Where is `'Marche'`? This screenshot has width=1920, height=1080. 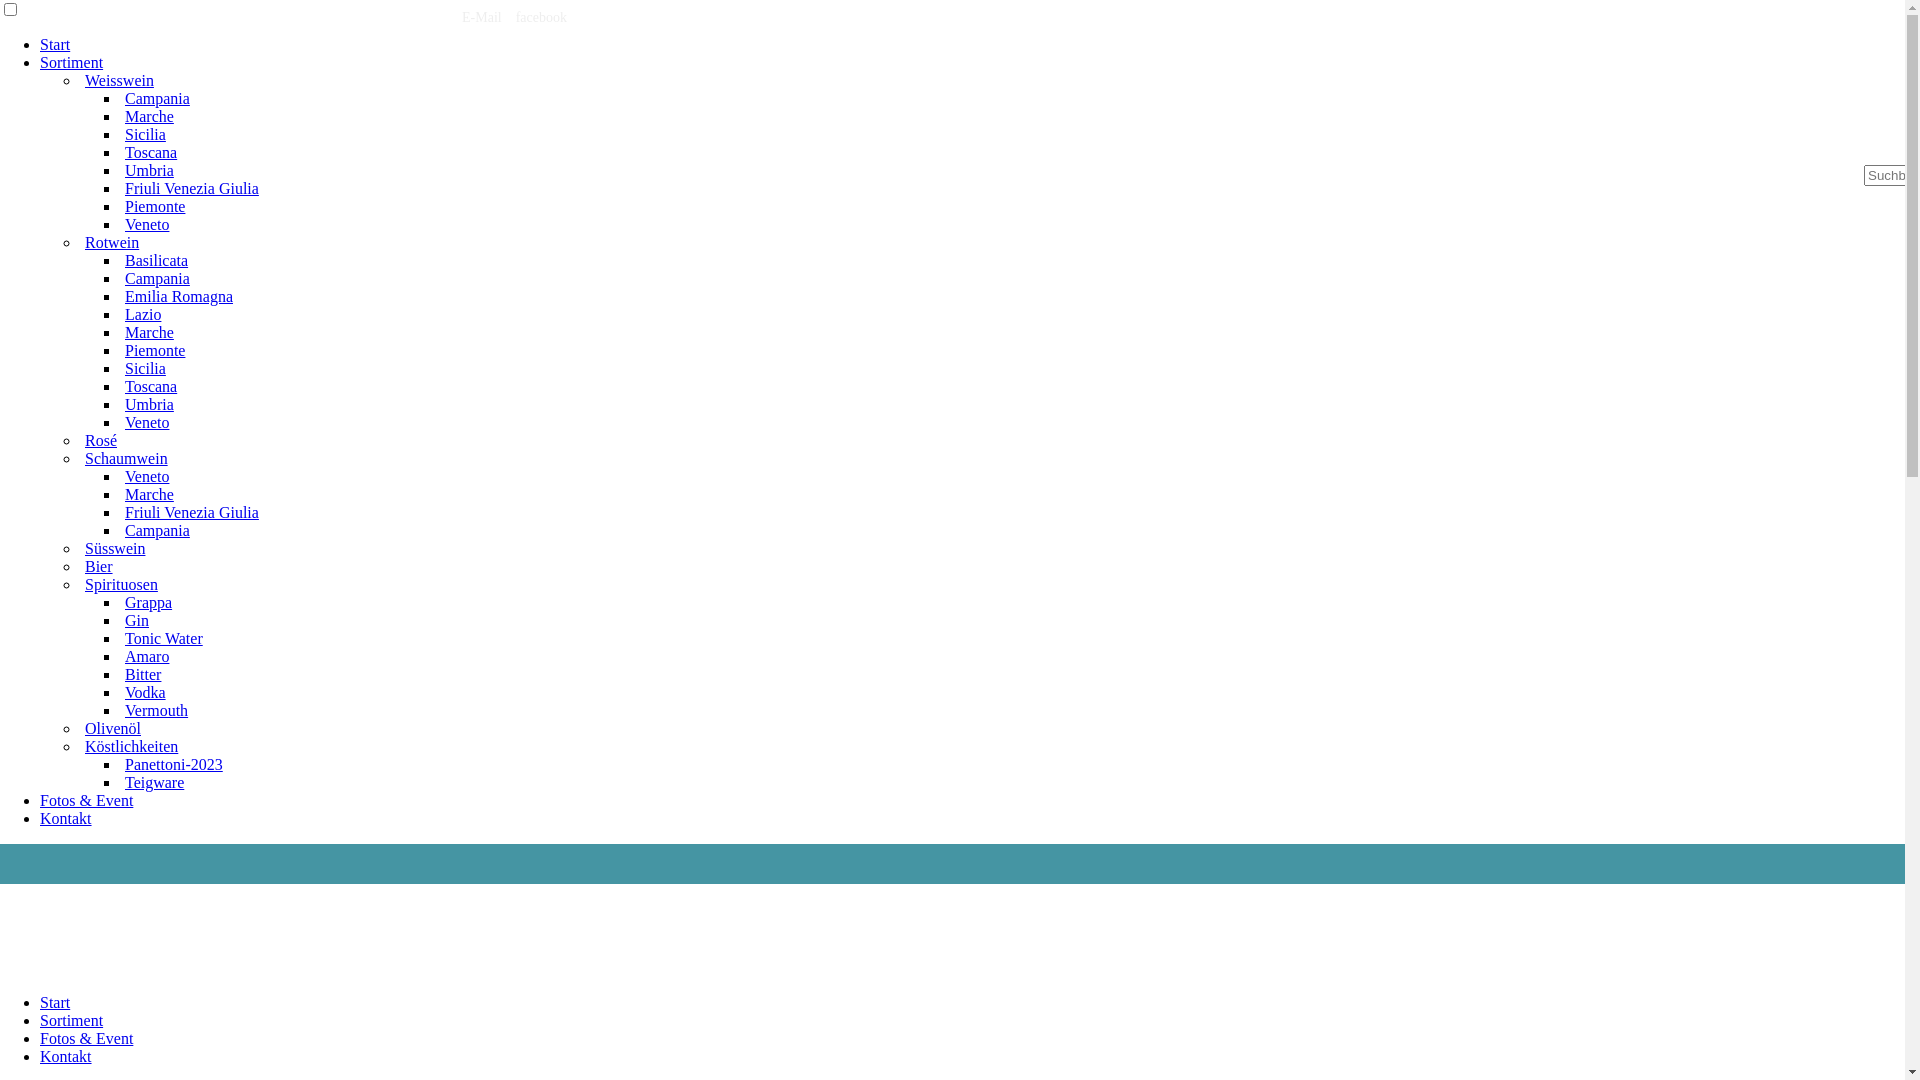
'Marche' is located at coordinates (148, 116).